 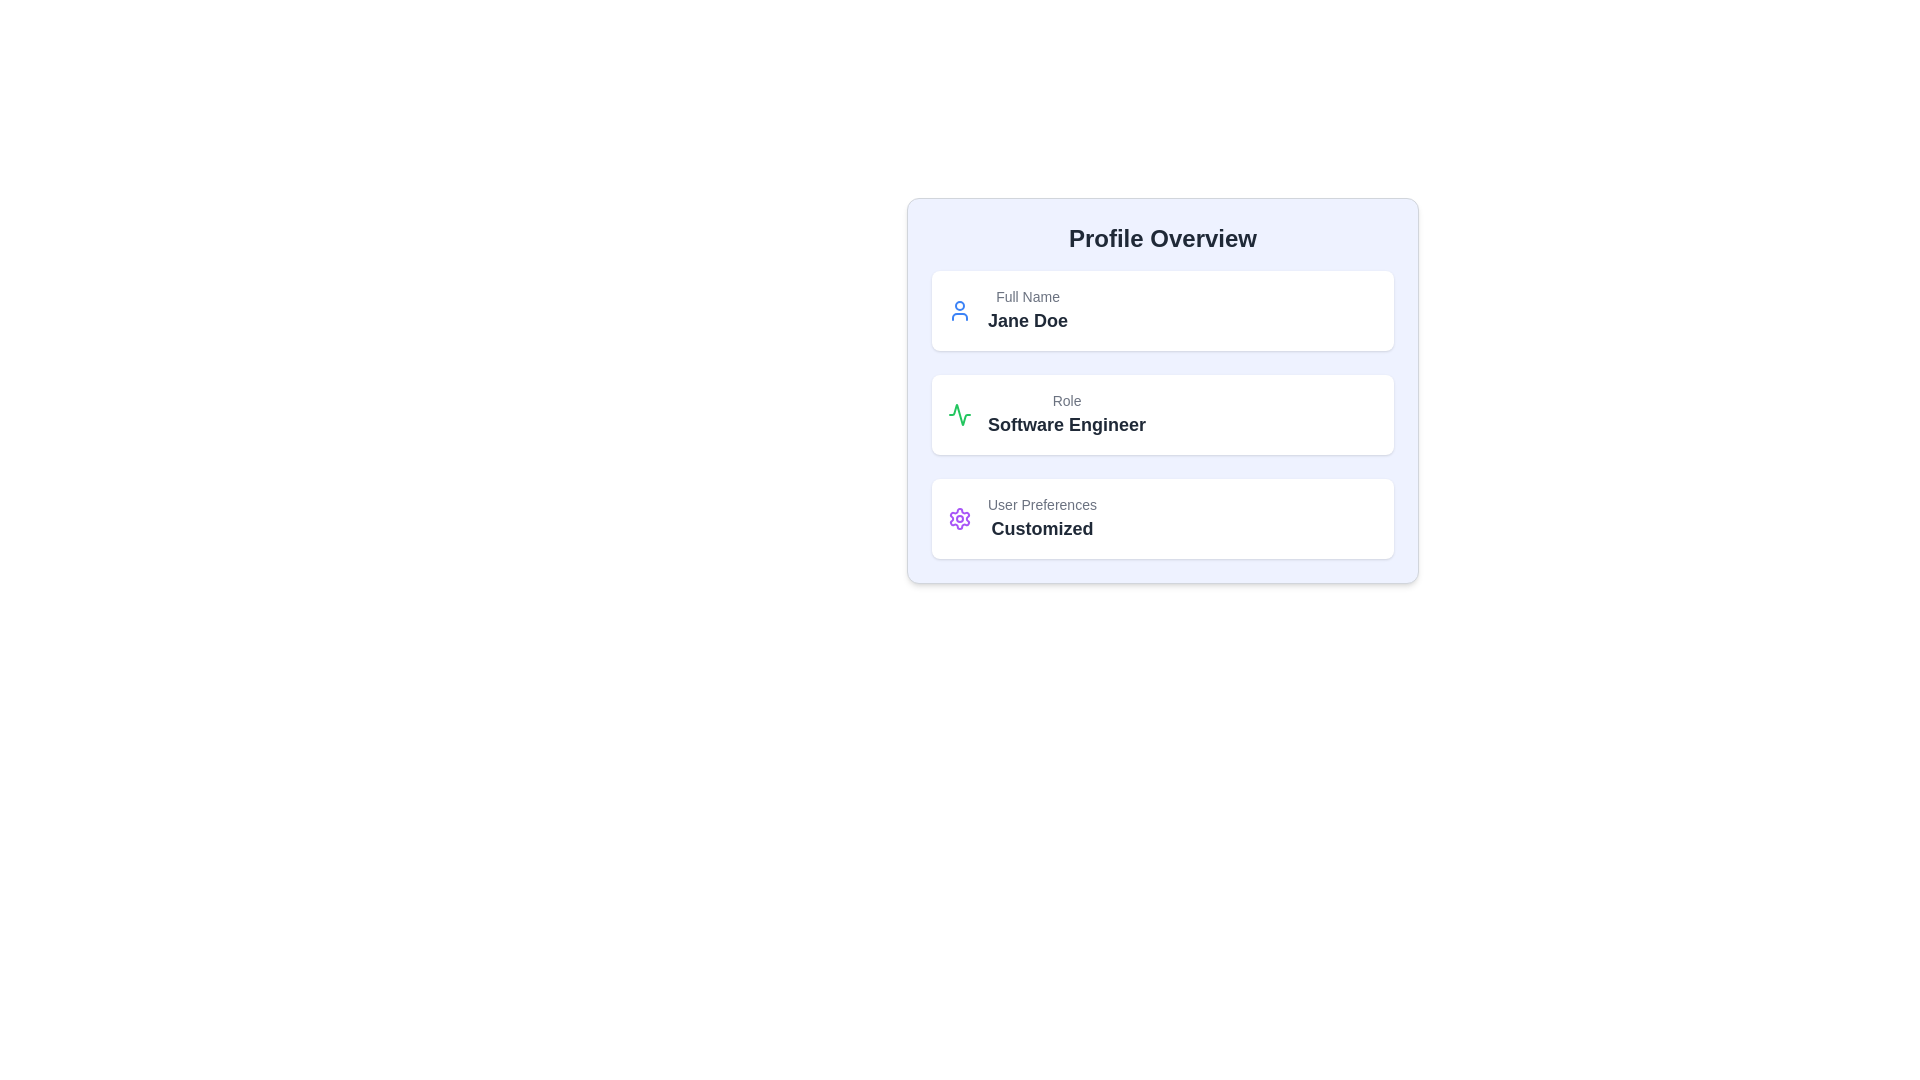 I want to click on text label indicating the current user preference settings located in the second row of the 'User Preferences' card within the 'Profile Overview' section, so click(x=1041, y=527).